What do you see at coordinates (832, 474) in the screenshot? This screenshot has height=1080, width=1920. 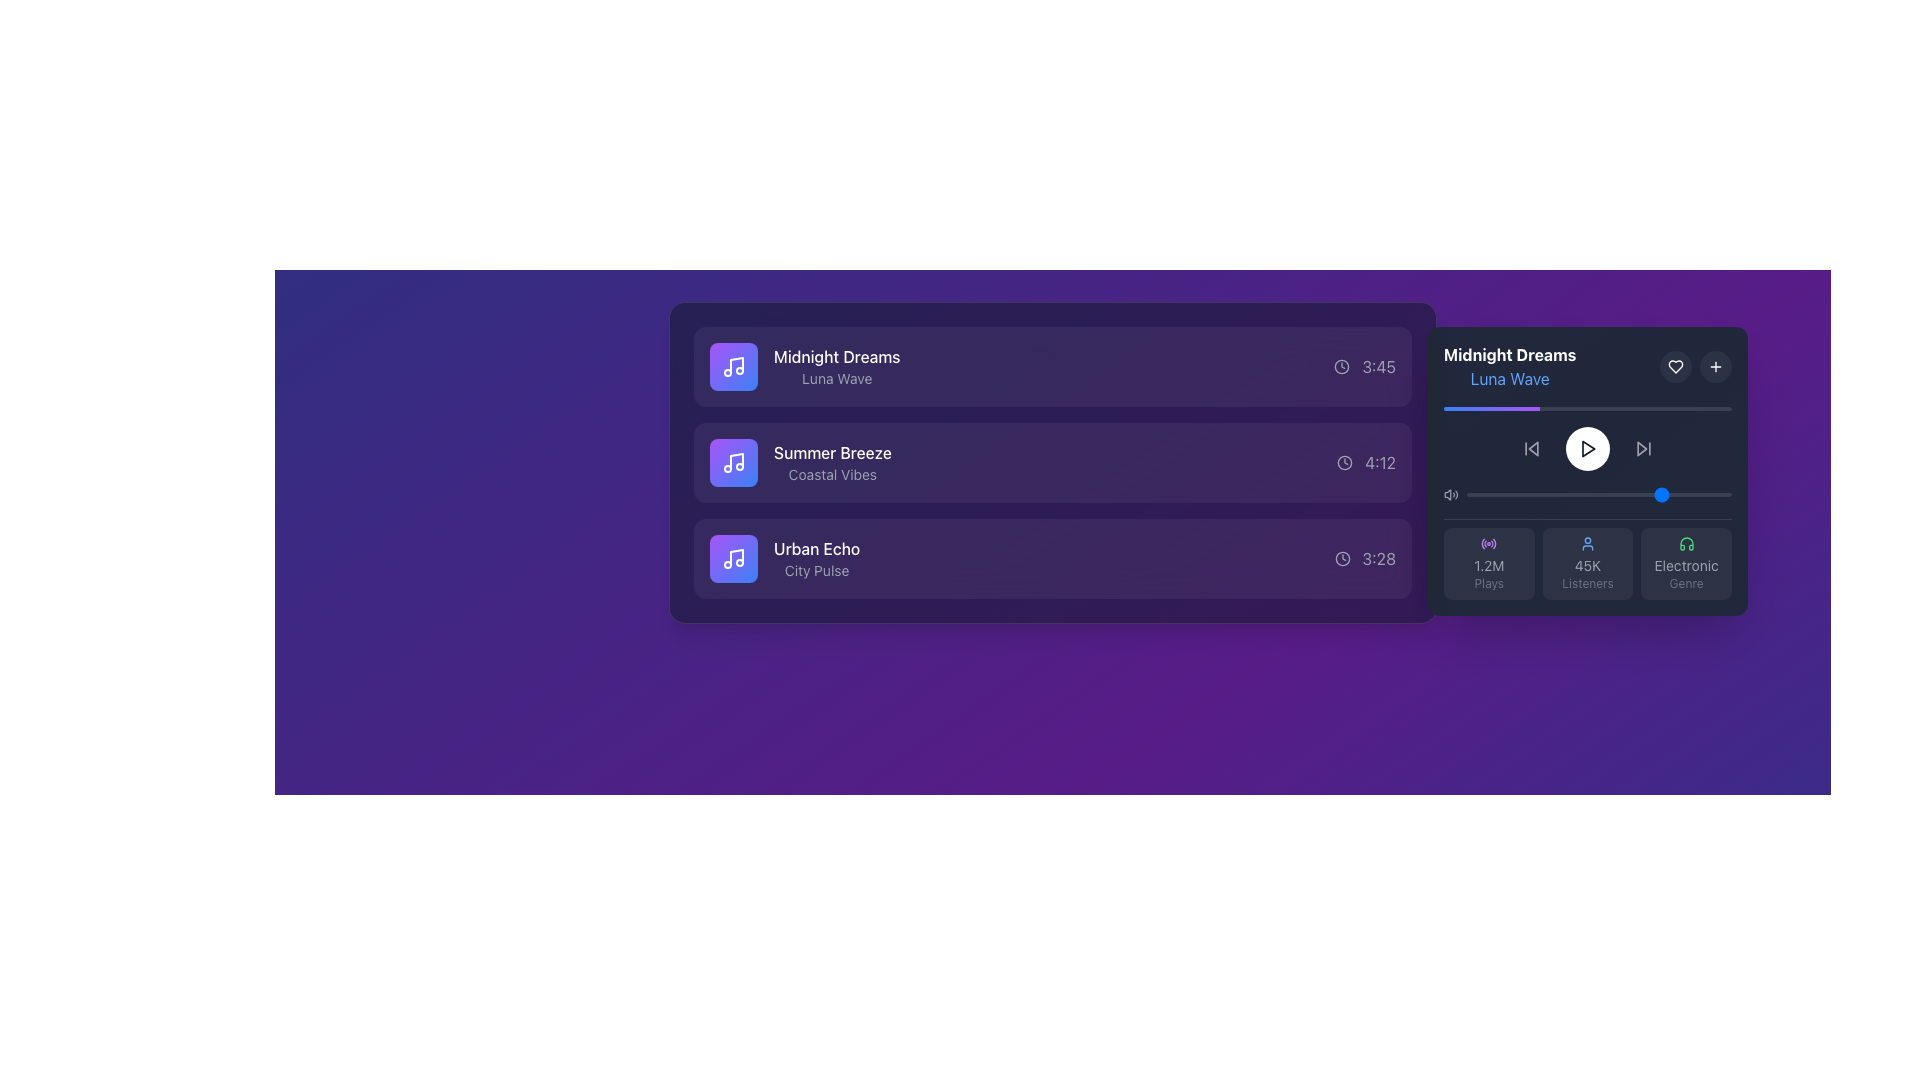 I see `the text label providing additional descriptive information for the music track 'Summer Breeze', located in the middle row of the list` at bounding box center [832, 474].